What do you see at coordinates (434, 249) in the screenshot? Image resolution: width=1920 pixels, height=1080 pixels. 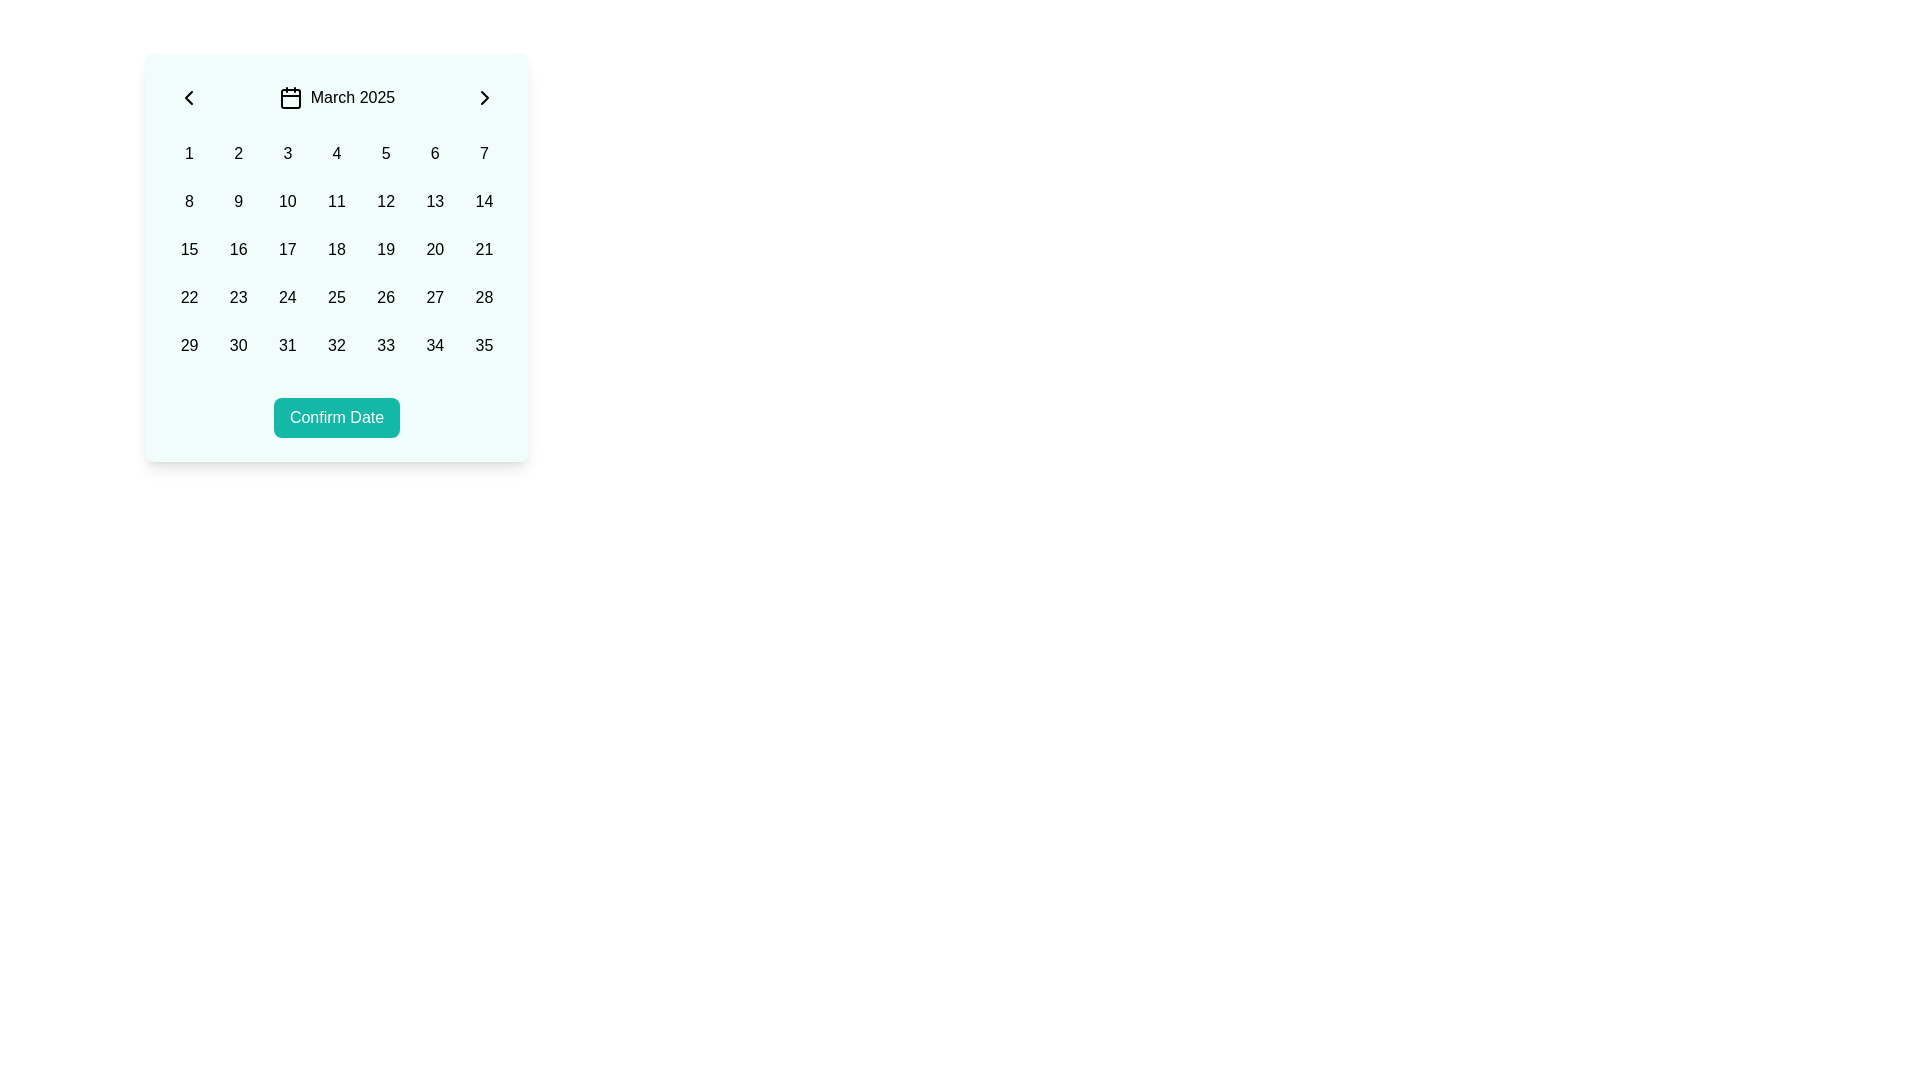 I see `the selectable date button representing the date '20' in the calendar interface` at bounding box center [434, 249].